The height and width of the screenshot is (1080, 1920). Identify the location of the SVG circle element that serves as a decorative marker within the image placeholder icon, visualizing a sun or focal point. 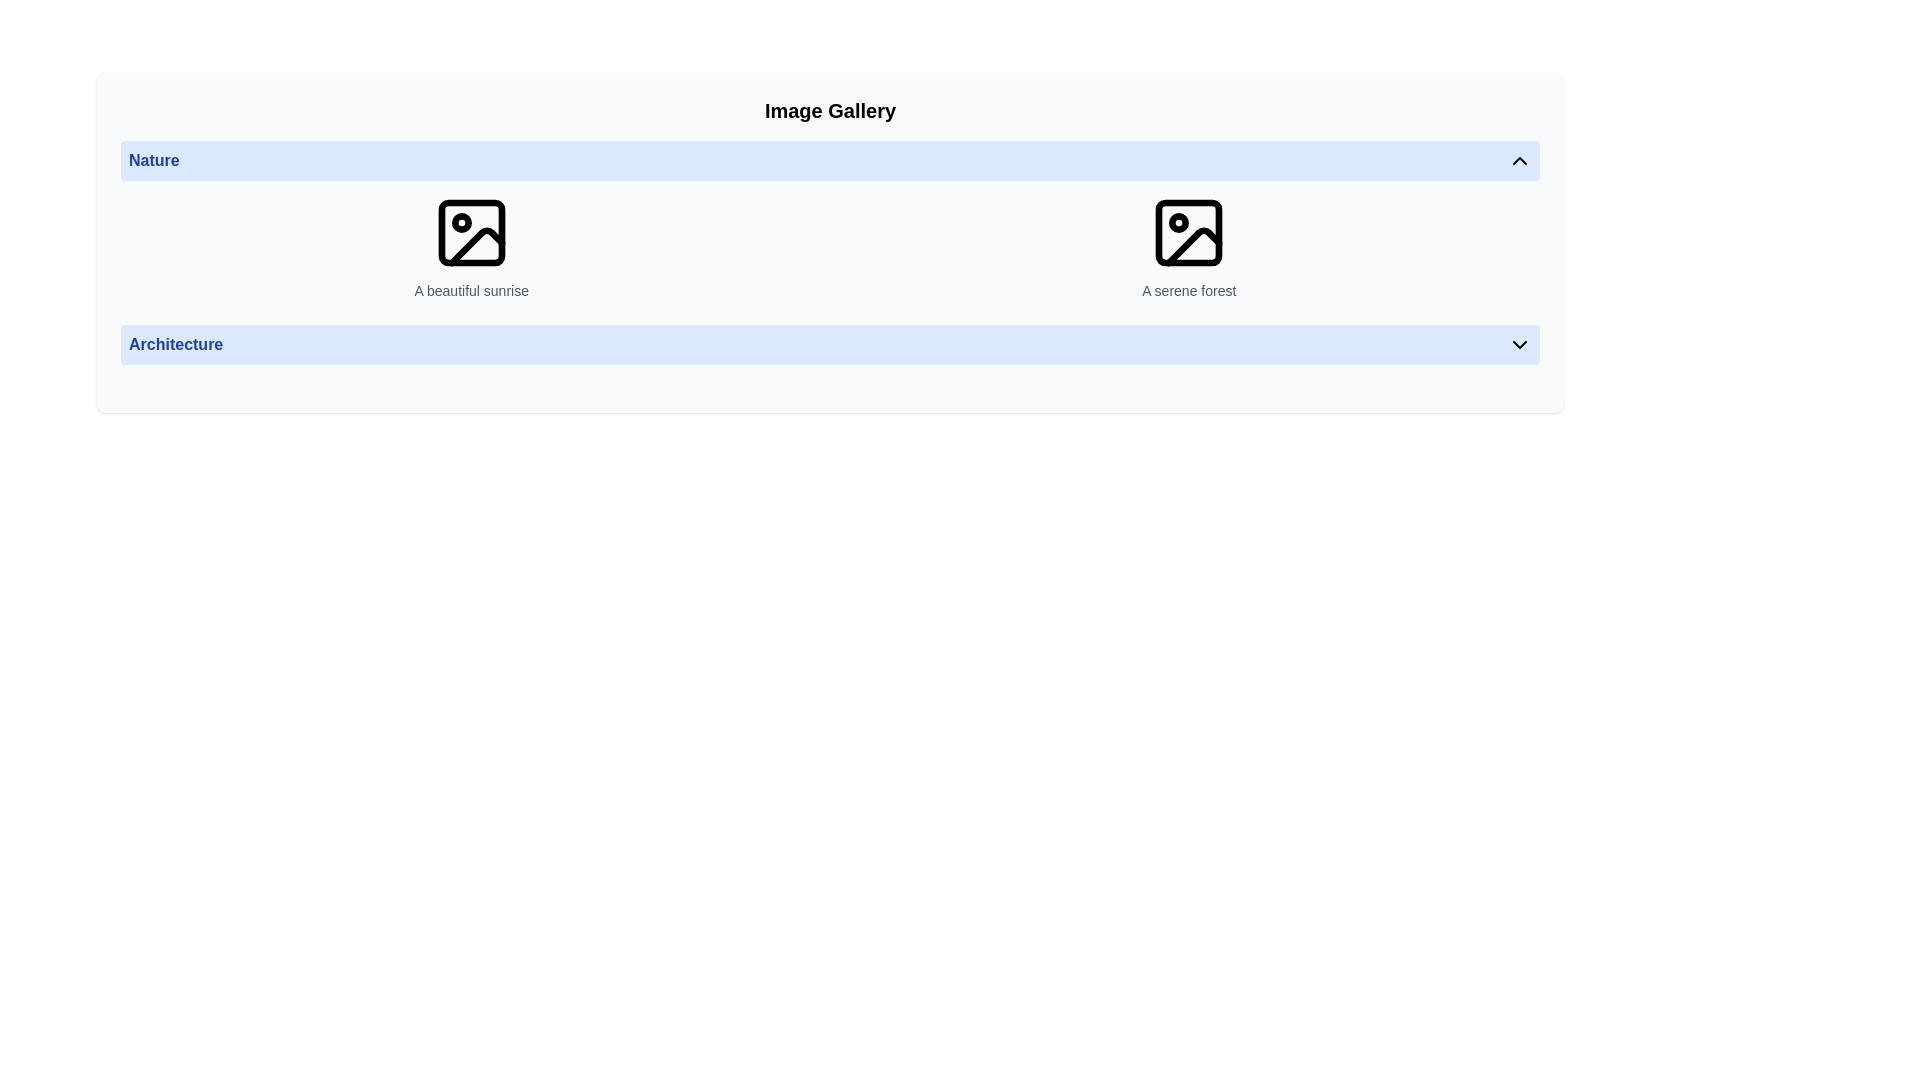
(1179, 223).